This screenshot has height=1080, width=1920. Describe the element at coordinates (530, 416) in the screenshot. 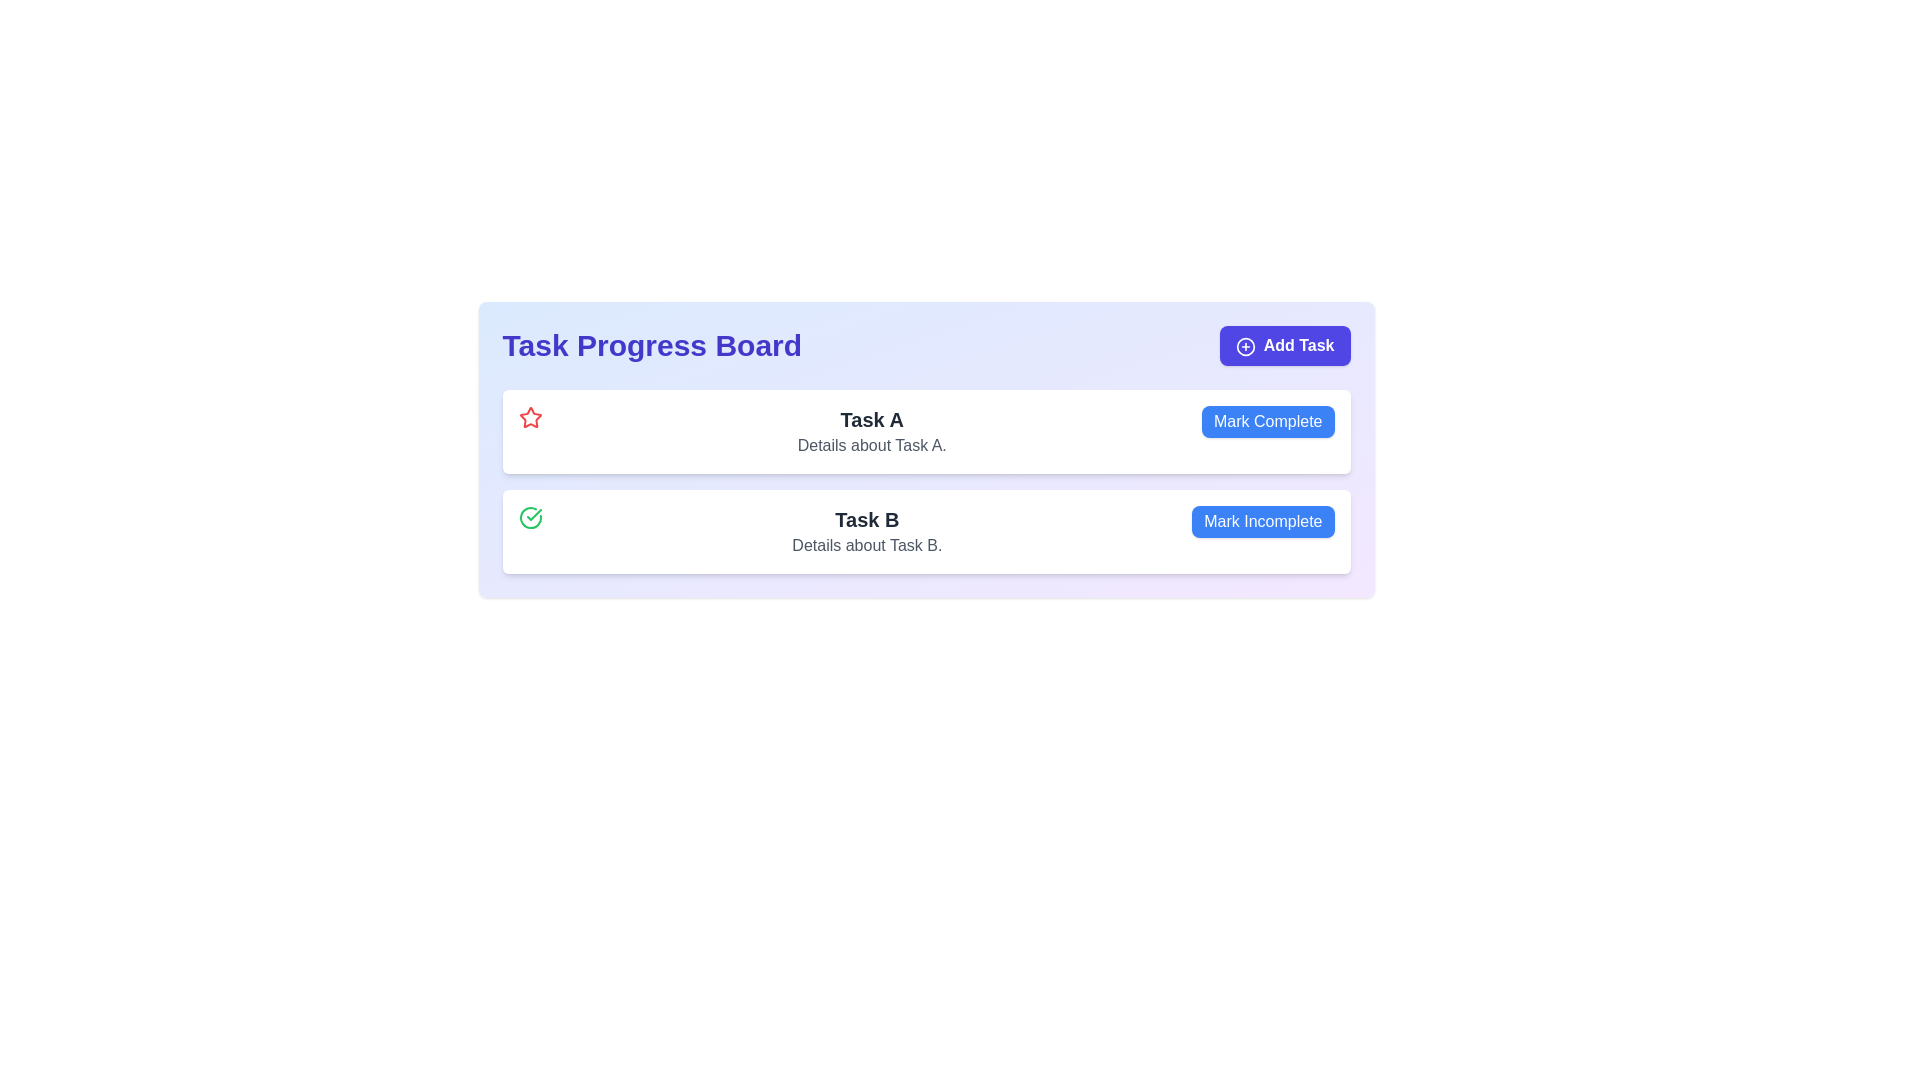

I see `the star icon located near the top-left corner of the task list, immediately to the left of the text 'Task A'` at that location.